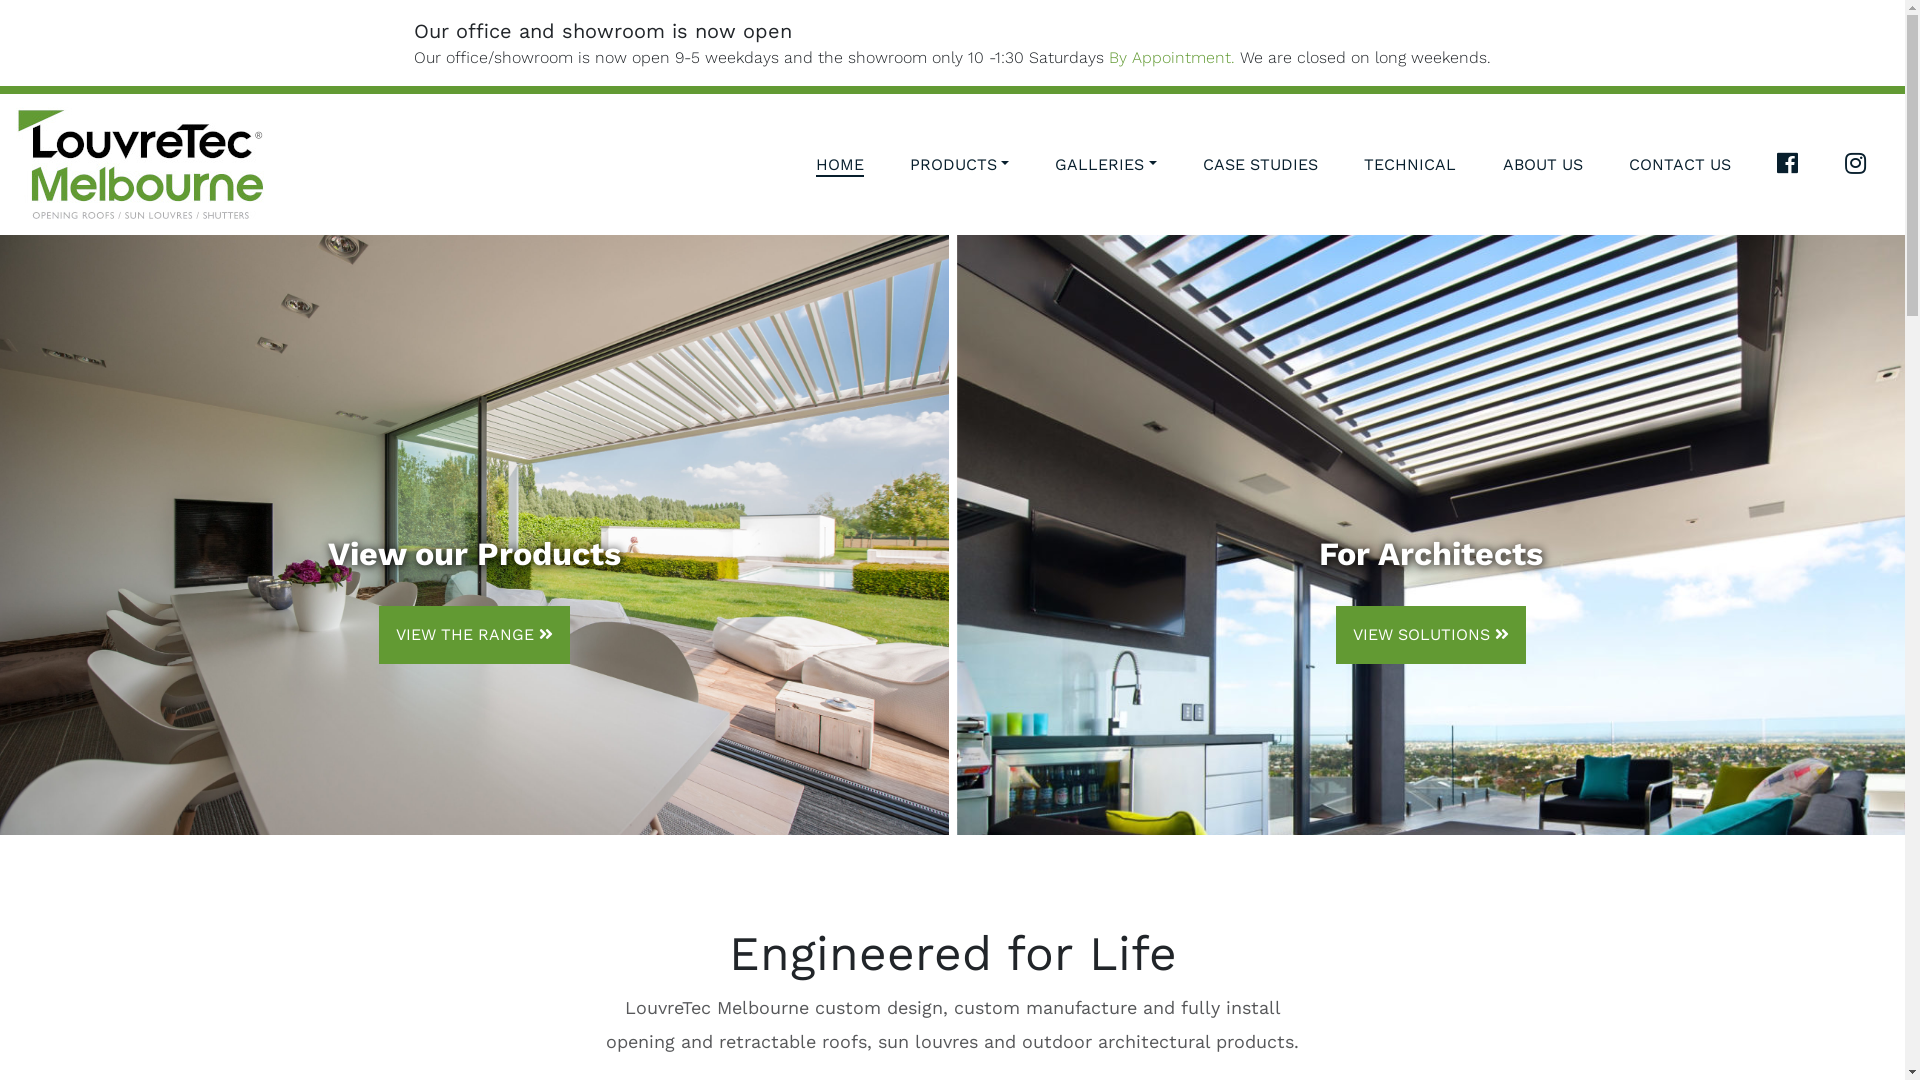 The image size is (1920, 1080). I want to click on 'TECHNICAL', so click(1409, 163).